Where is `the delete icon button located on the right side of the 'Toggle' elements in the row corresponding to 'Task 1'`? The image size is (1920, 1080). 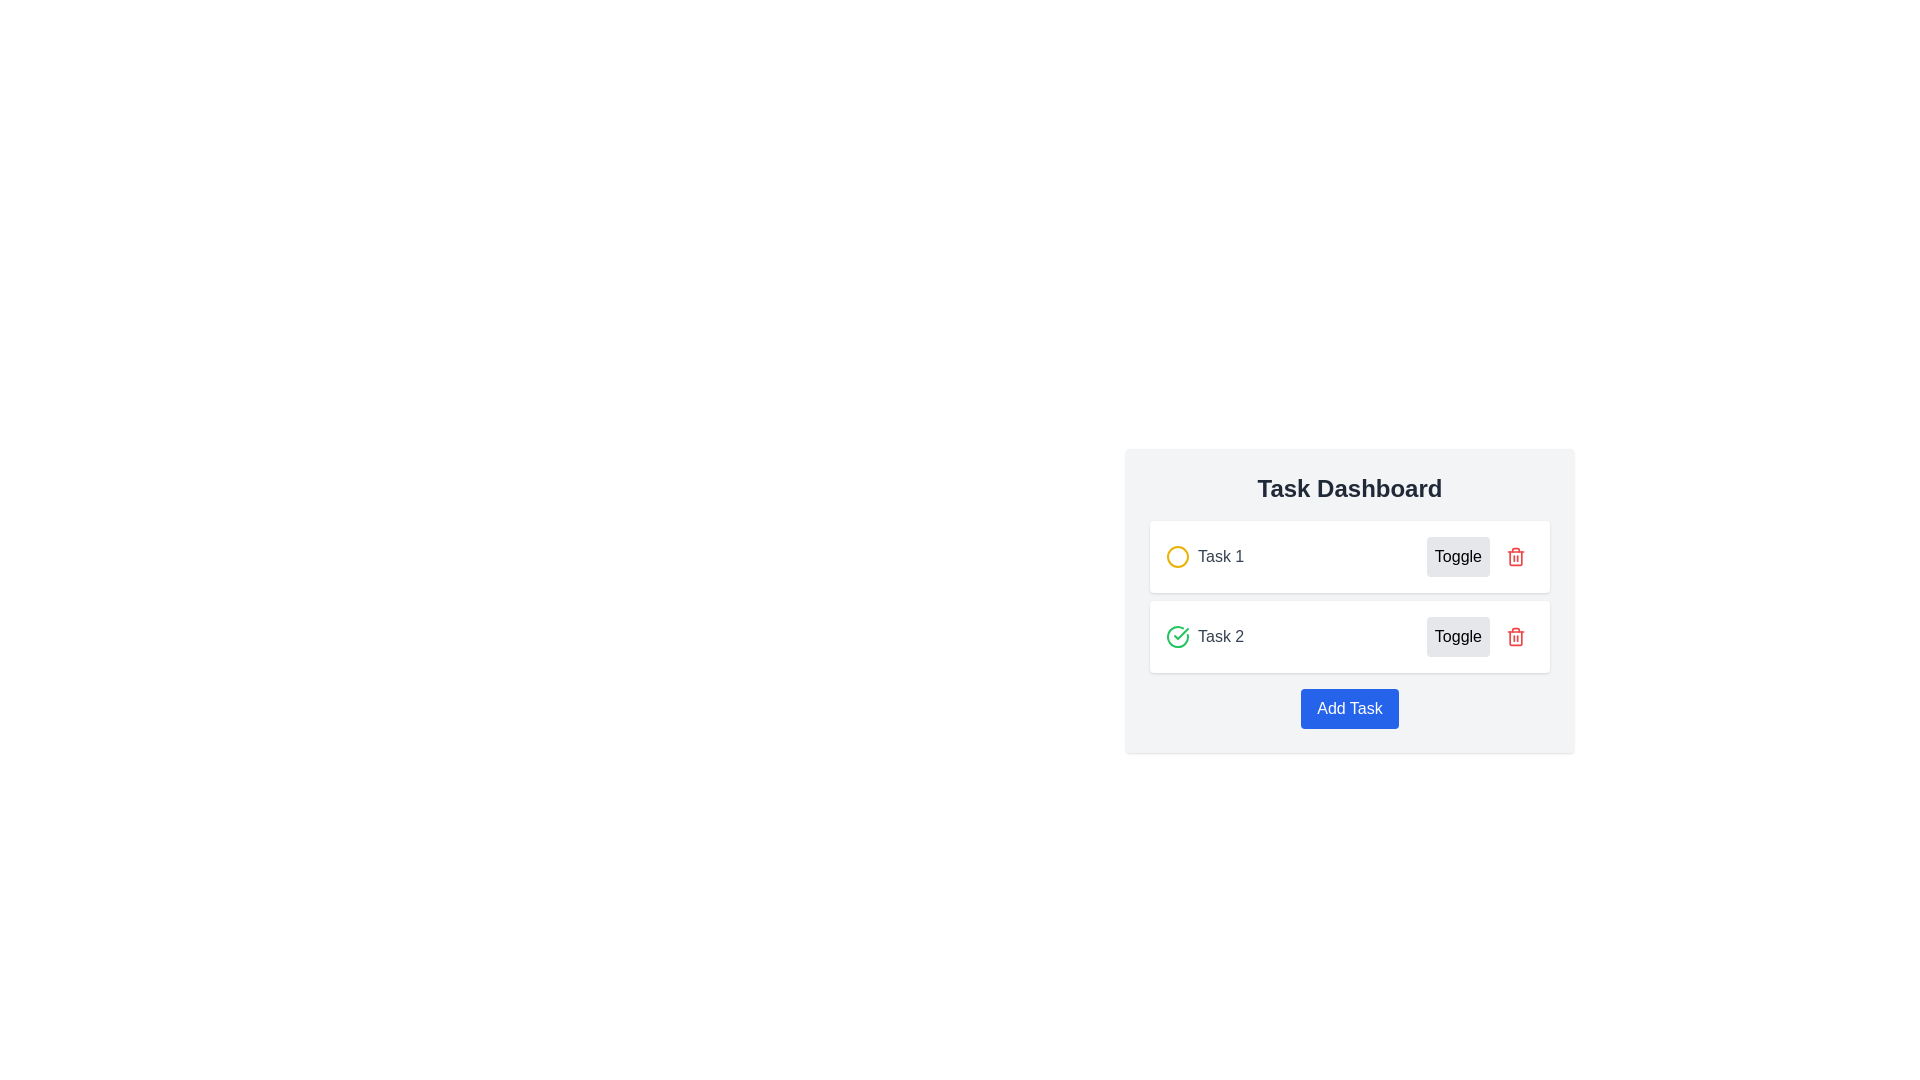 the delete icon button located on the right side of the 'Toggle' elements in the row corresponding to 'Task 1' is located at coordinates (1516, 556).